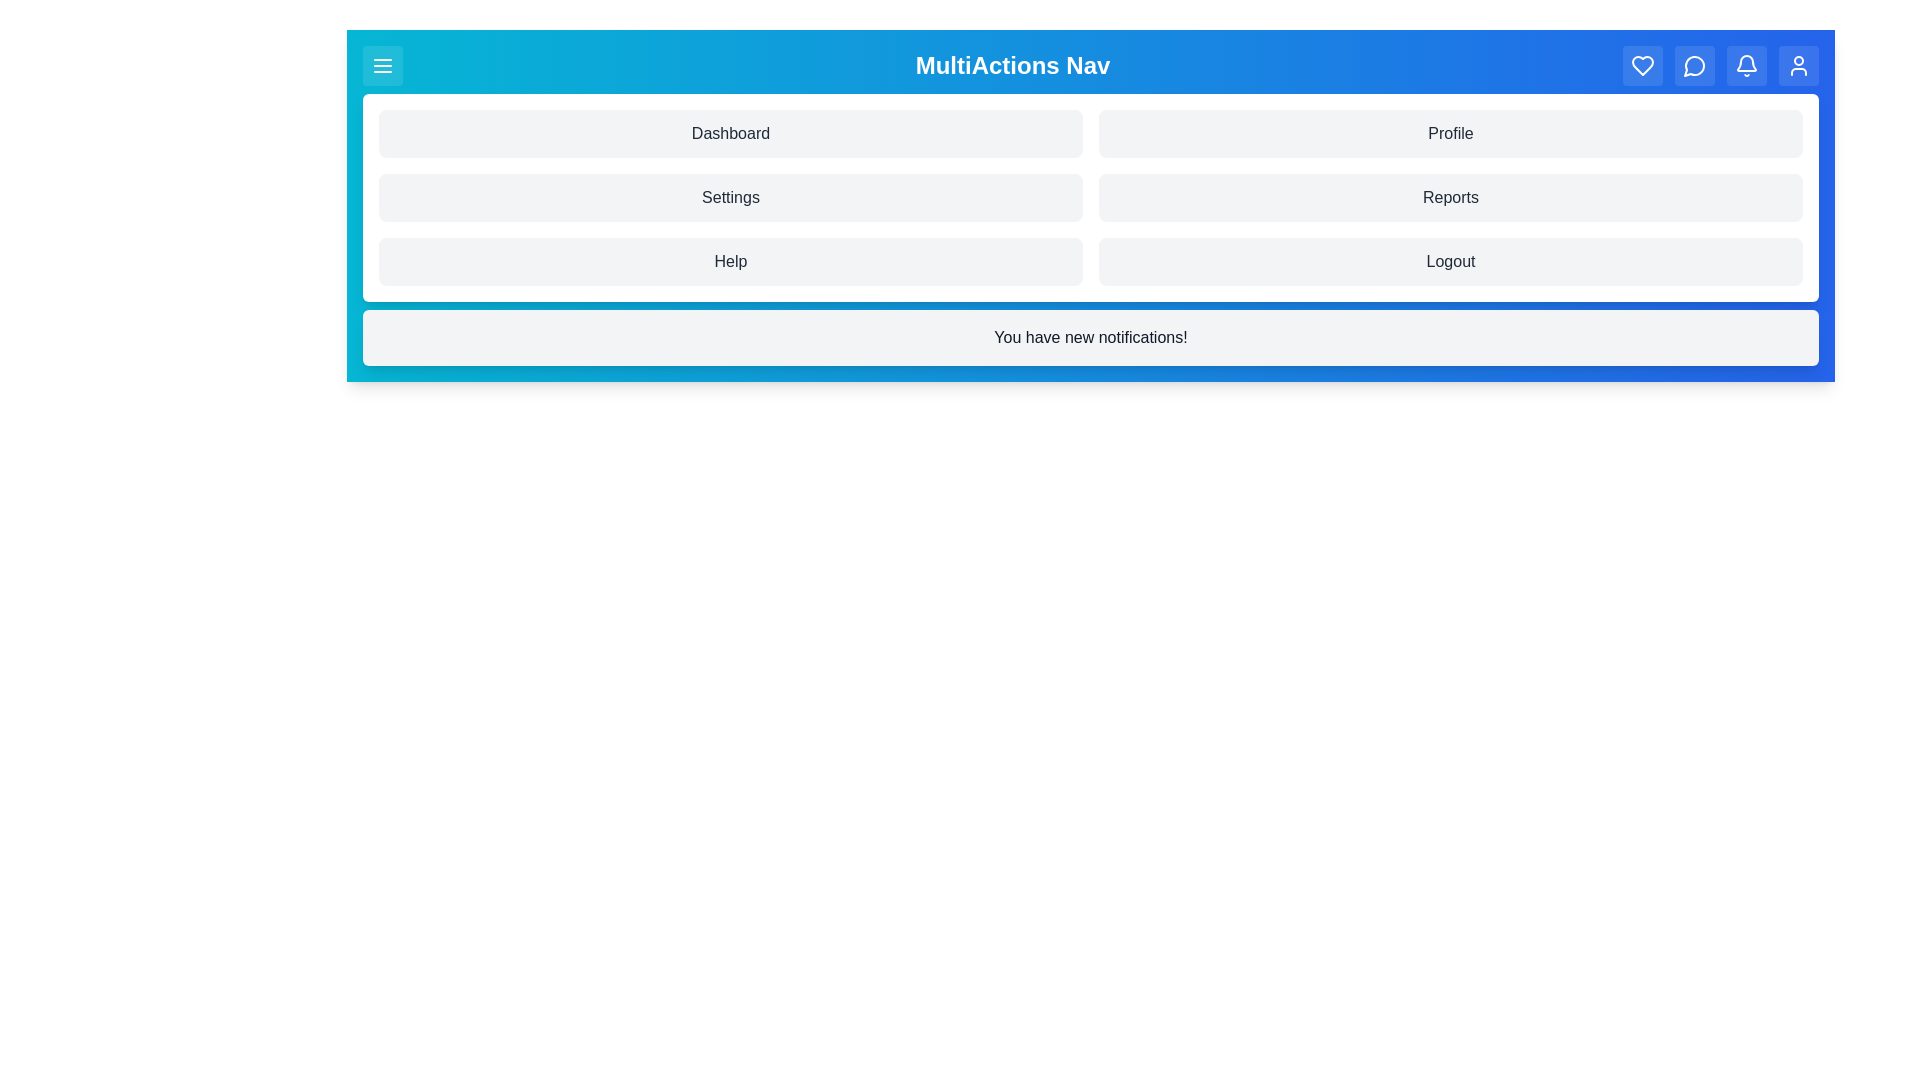 This screenshot has height=1080, width=1920. What do you see at coordinates (1450, 134) in the screenshot?
I see `the menu item labeled Profile` at bounding box center [1450, 134].